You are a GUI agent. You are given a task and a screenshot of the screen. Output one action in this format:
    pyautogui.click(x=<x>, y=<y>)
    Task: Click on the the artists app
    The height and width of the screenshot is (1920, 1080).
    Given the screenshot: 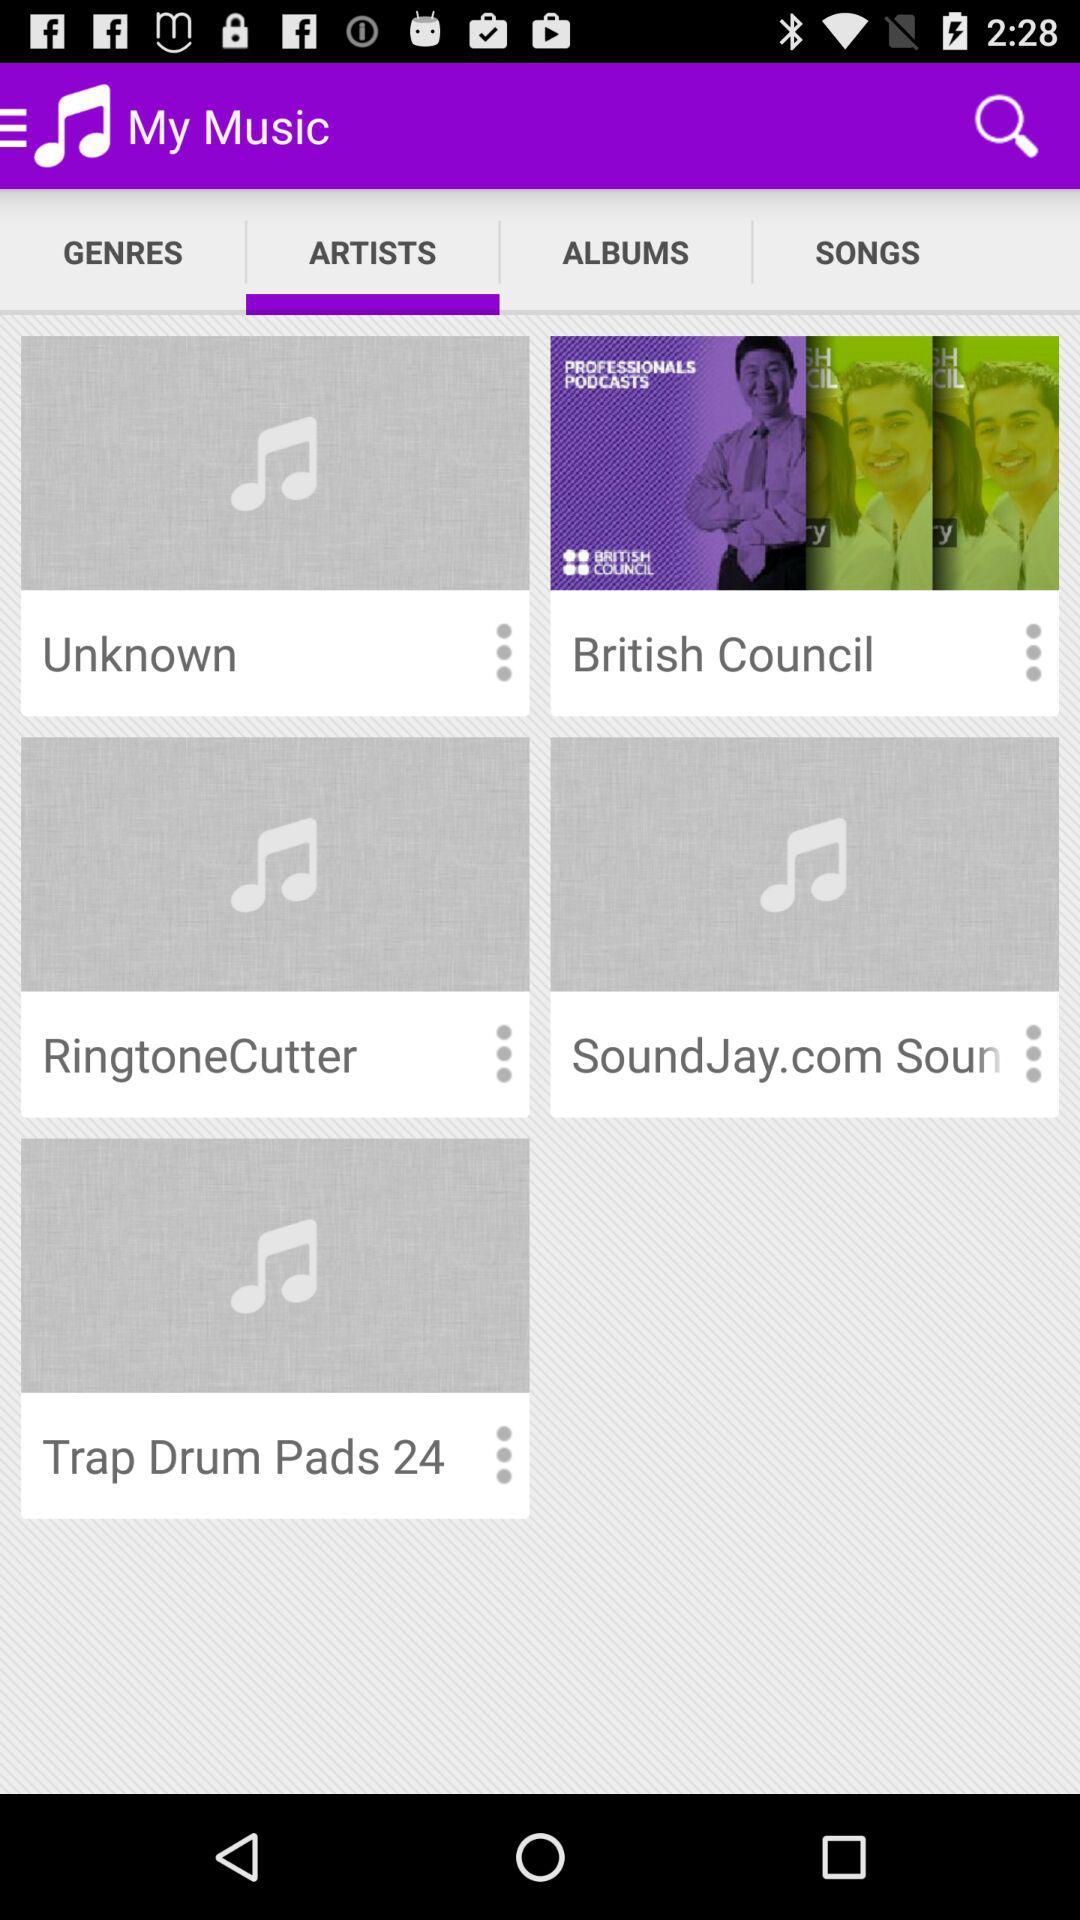 What is the action you would take?
    pyautogui.click(x=372, y=251)
    